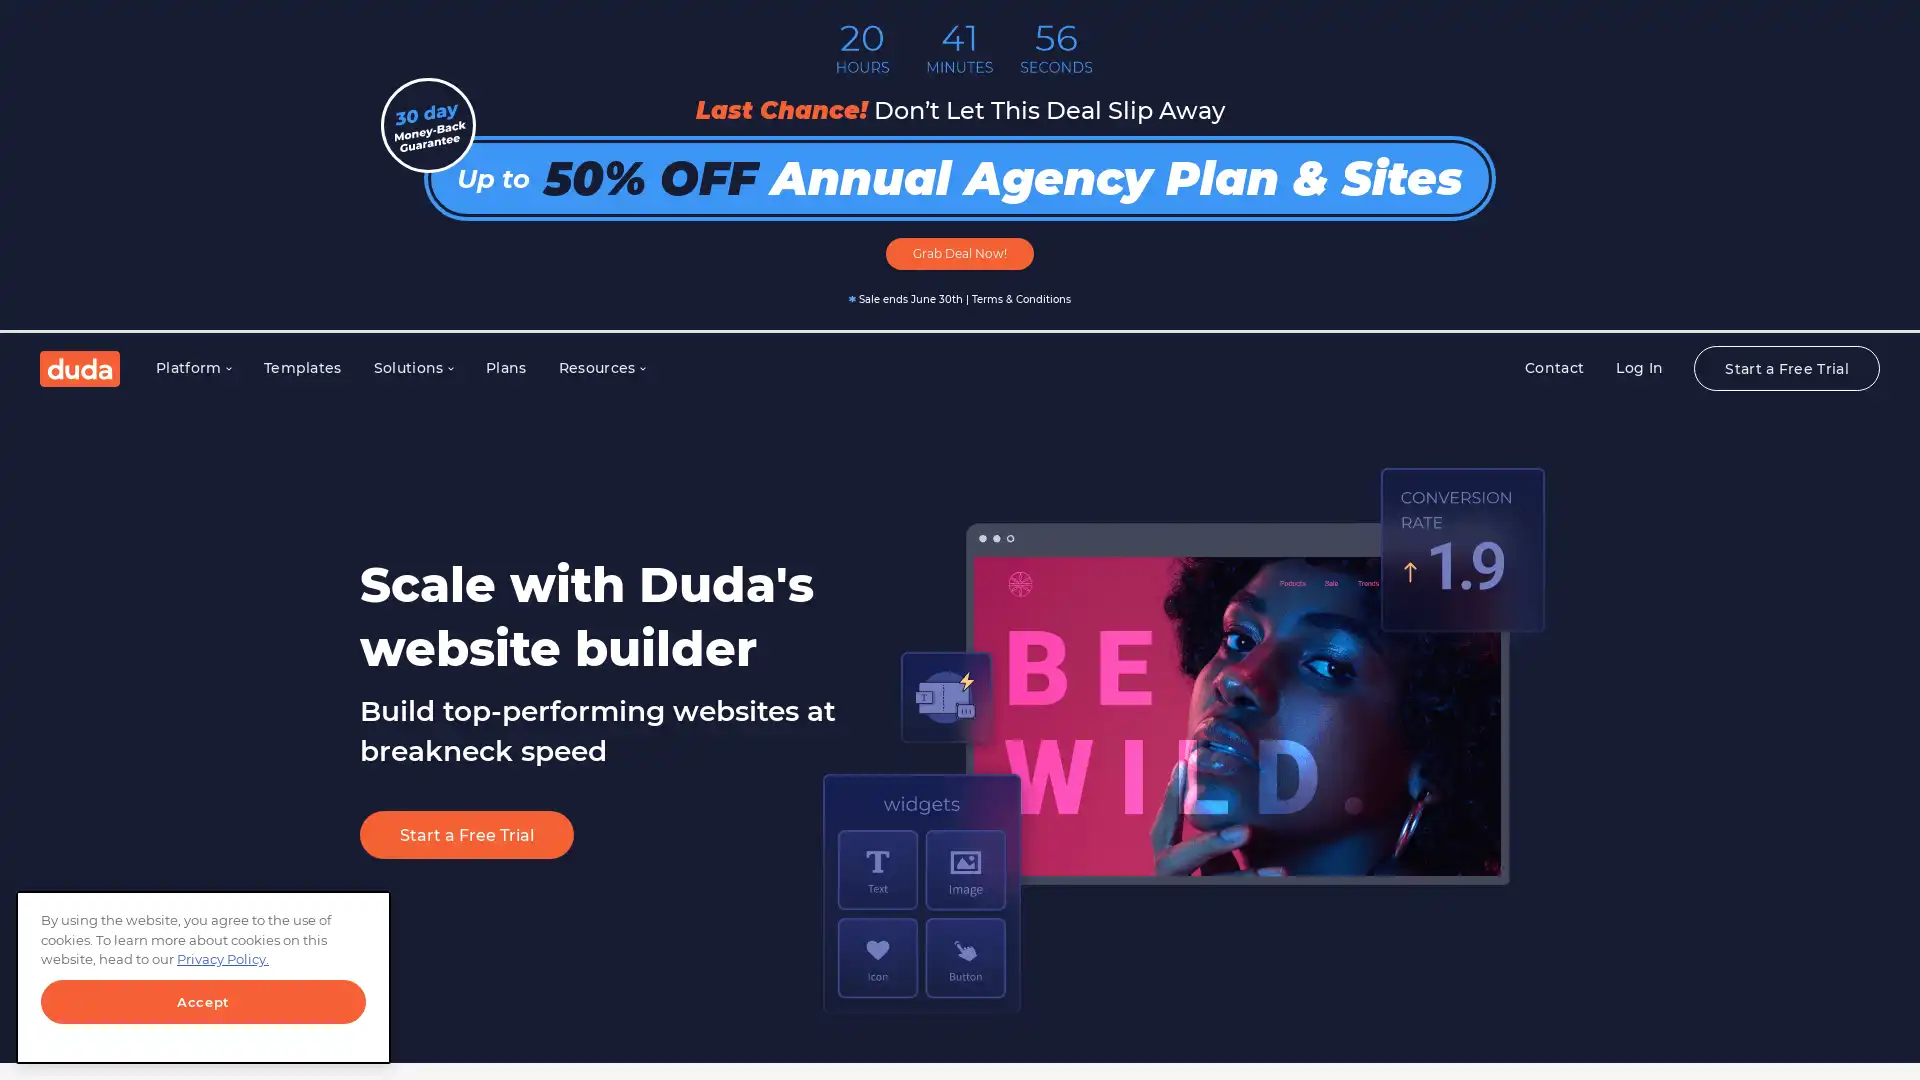 The width and height of the screenshot is (1920, 1080). Describe the element at coordinates (203, 1002) in the screenshot. I see `Accept` at that location.